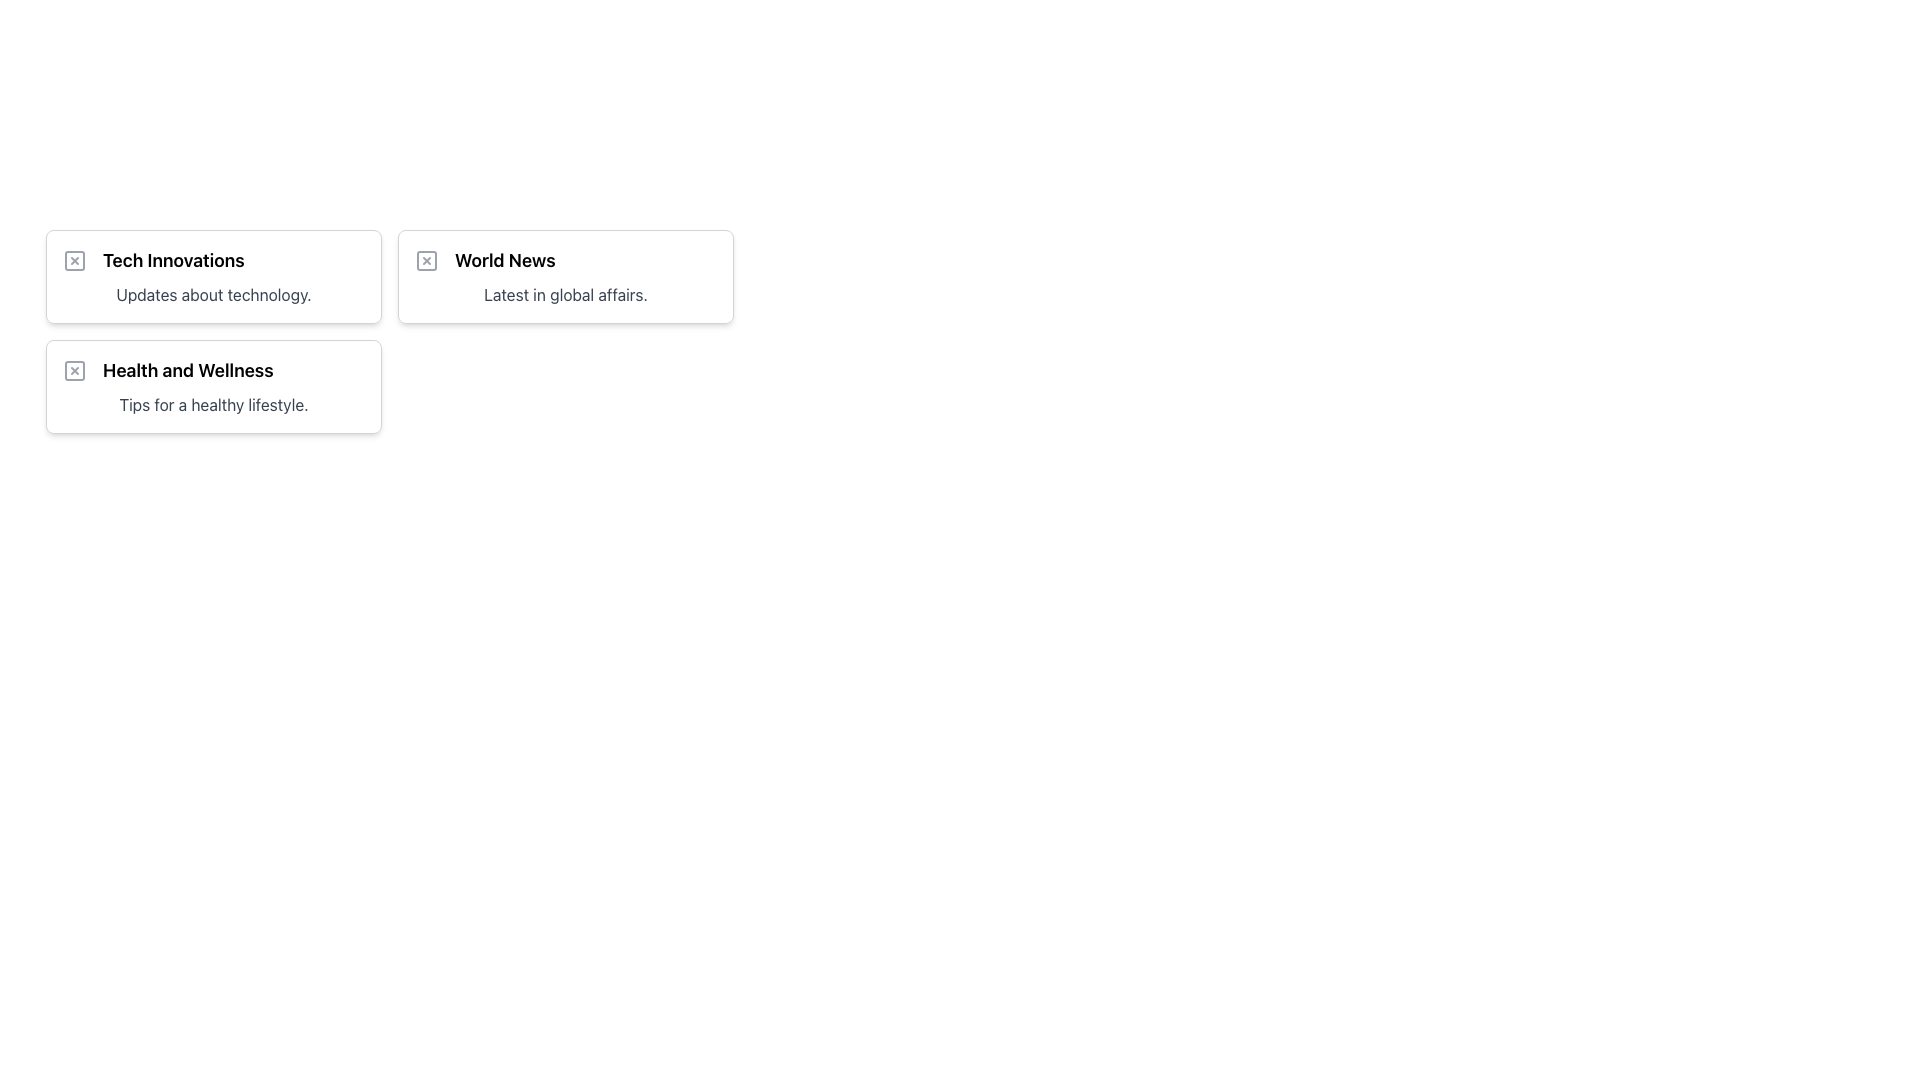  I want to click on the 'World News' text label, so click(505, 260).